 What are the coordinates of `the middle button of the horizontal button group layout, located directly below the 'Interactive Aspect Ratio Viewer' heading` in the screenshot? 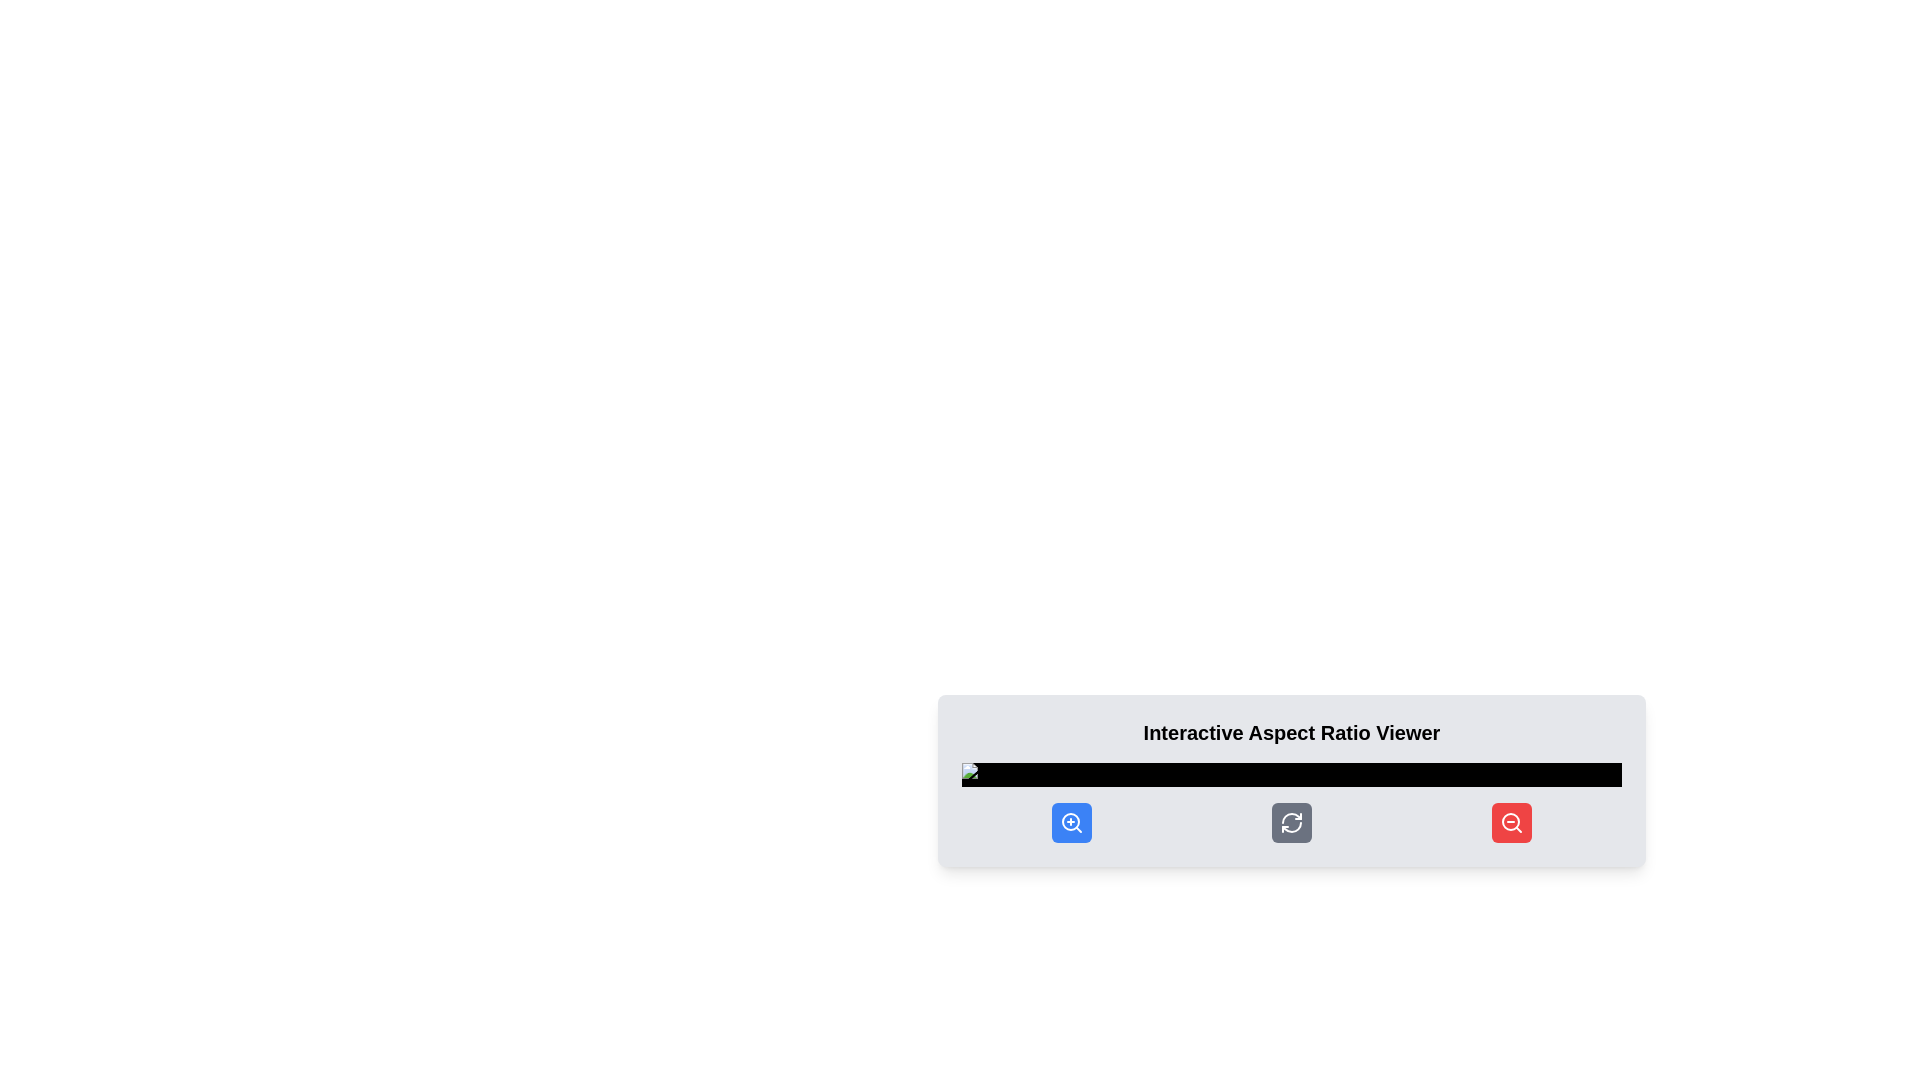 It's located at (1291, 822).